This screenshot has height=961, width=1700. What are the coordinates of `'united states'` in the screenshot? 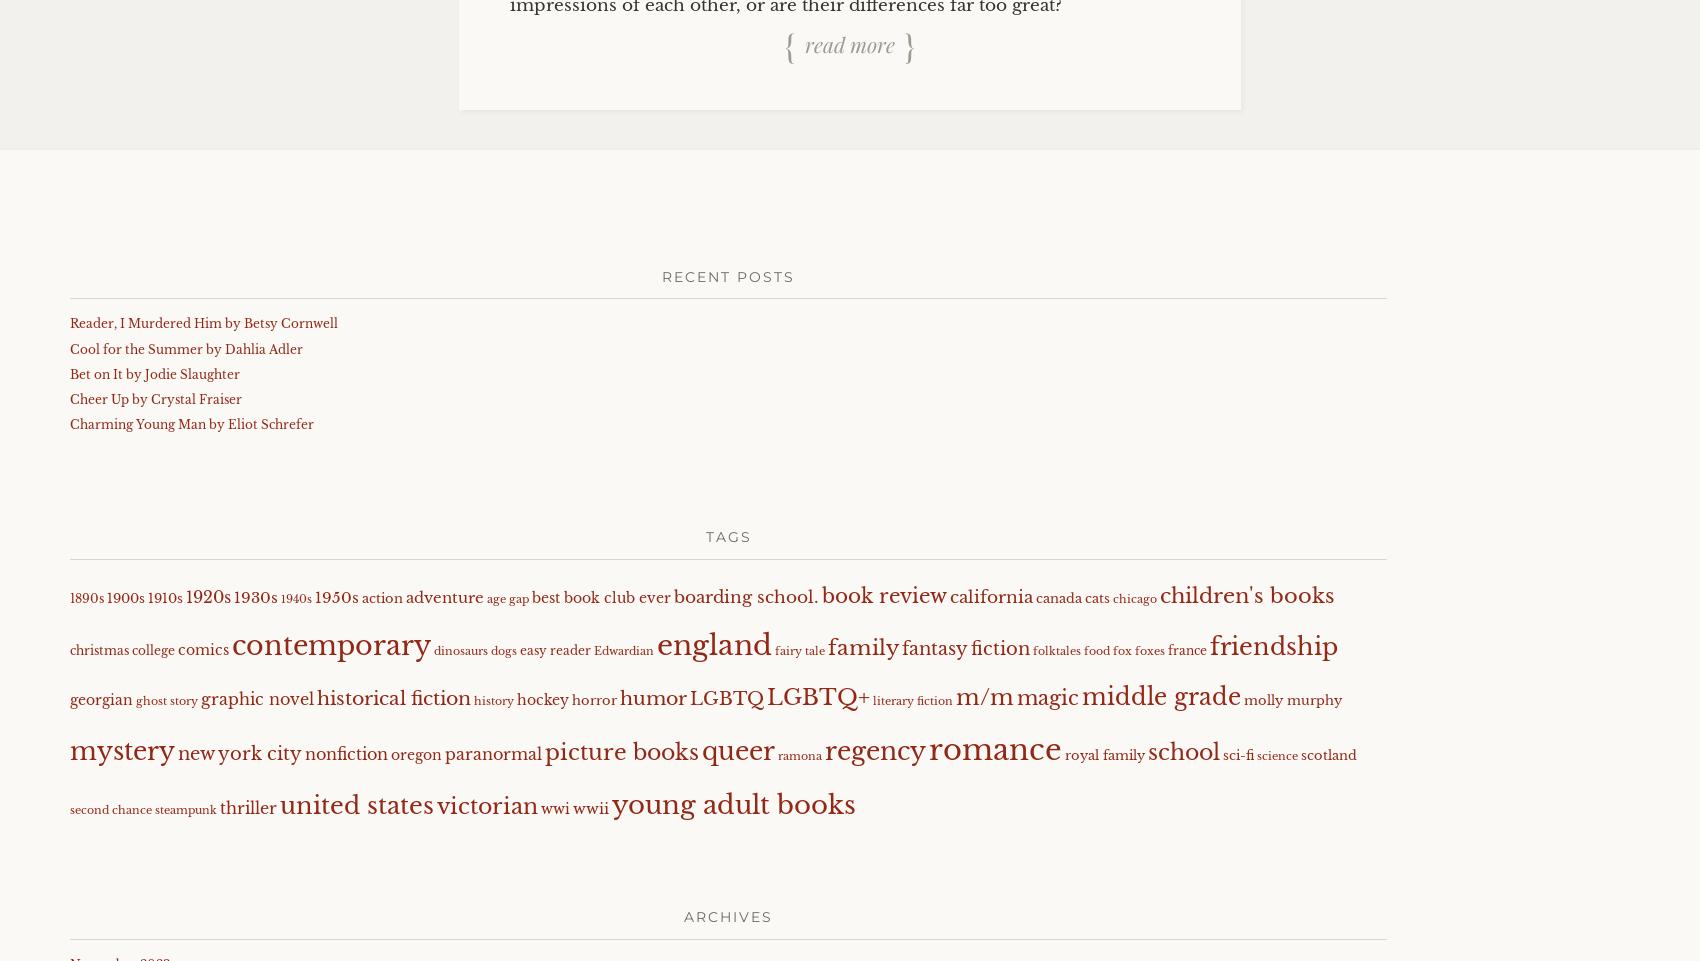 It's located at (279, 805).